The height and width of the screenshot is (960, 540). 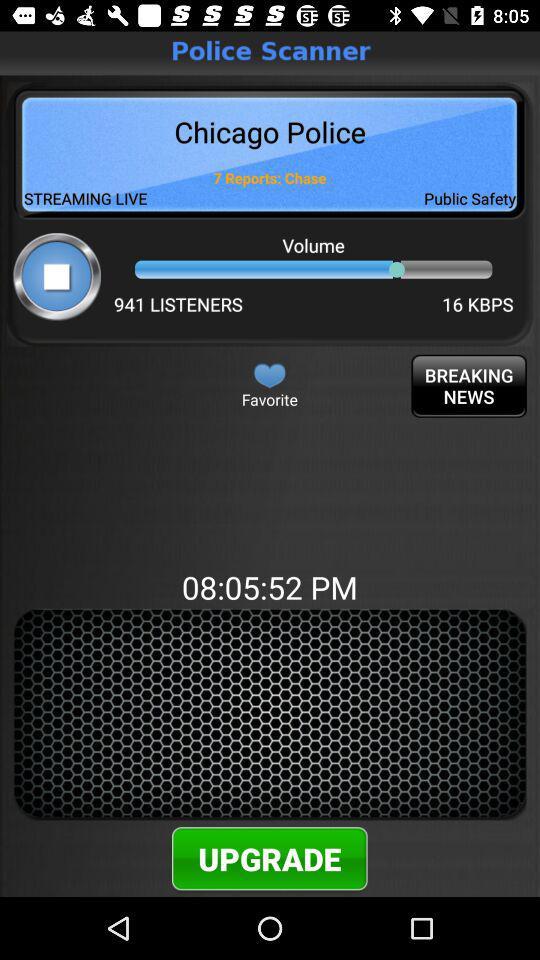 I want to click on this, so click(x=269, y=374).